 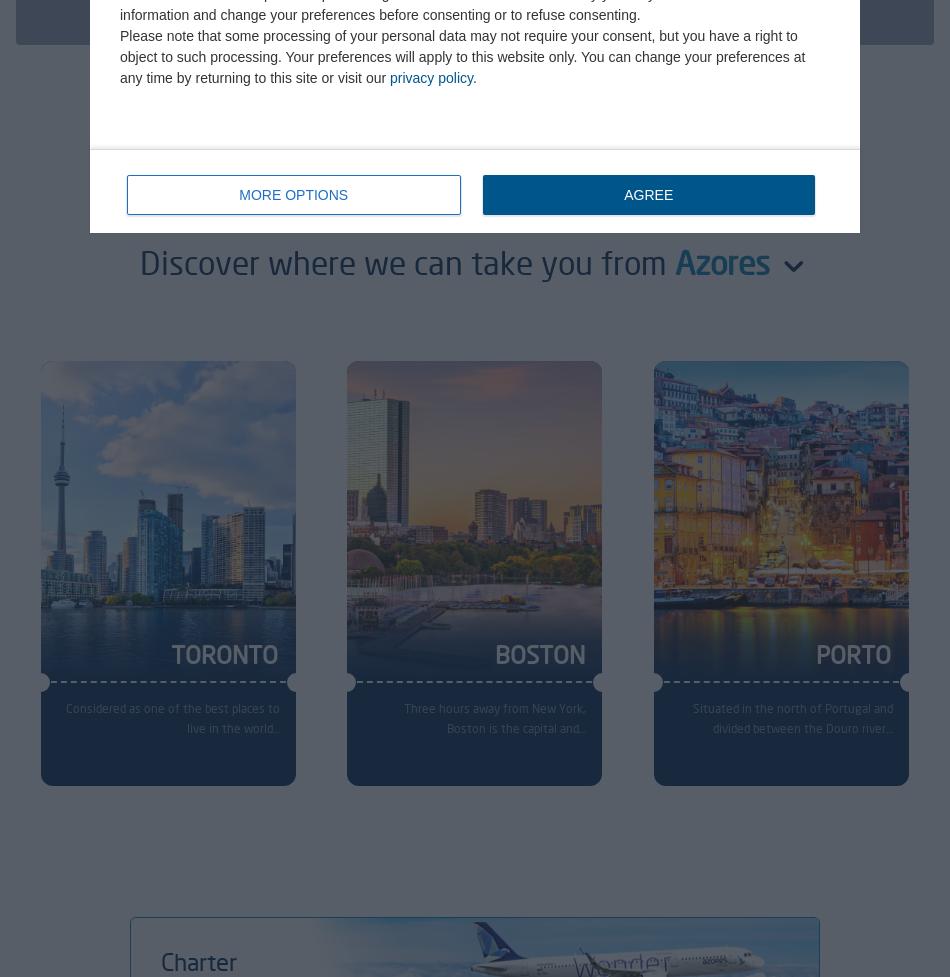 I want to click on 'Charter', so click(x=199, y=959).